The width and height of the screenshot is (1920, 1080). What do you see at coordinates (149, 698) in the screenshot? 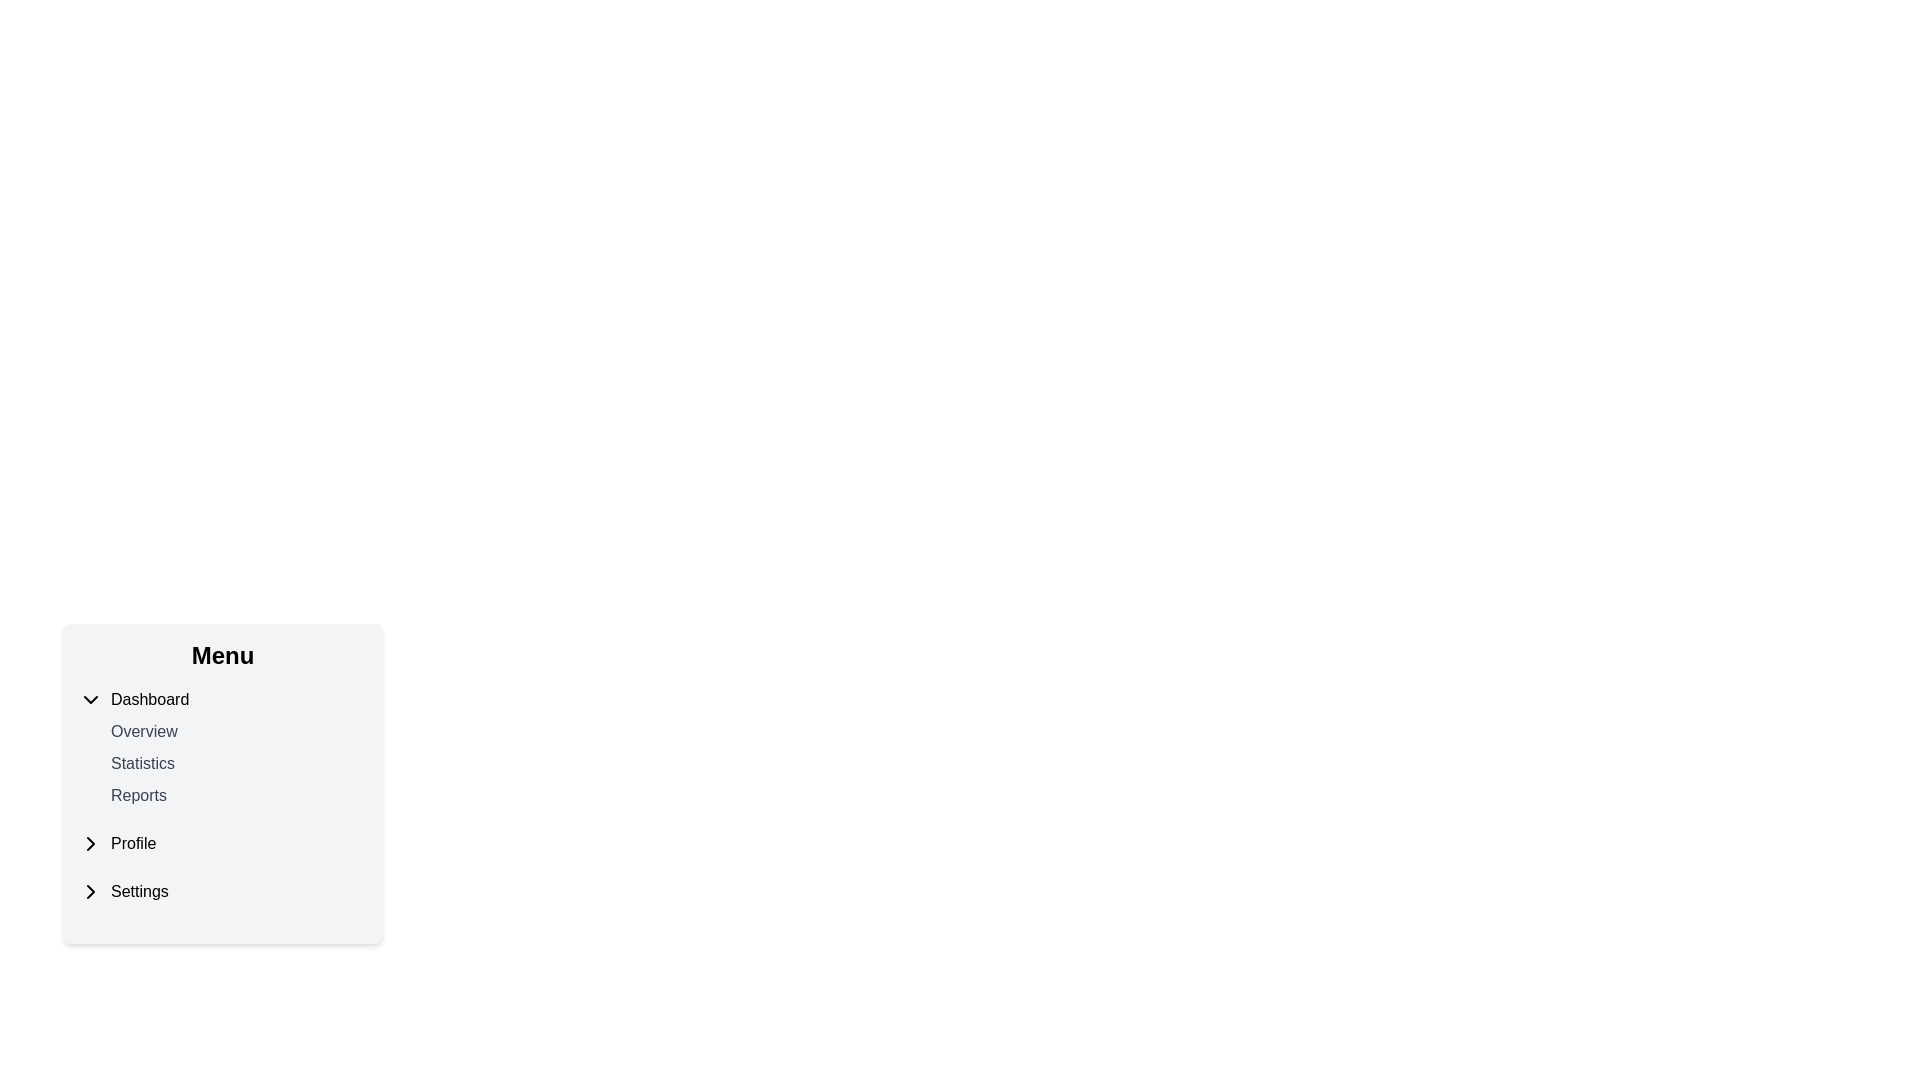
I see `the 'Dashboard' text label located in the top left of the vertical menu, following the downward chevron icon` at bounding box center [149, 698].